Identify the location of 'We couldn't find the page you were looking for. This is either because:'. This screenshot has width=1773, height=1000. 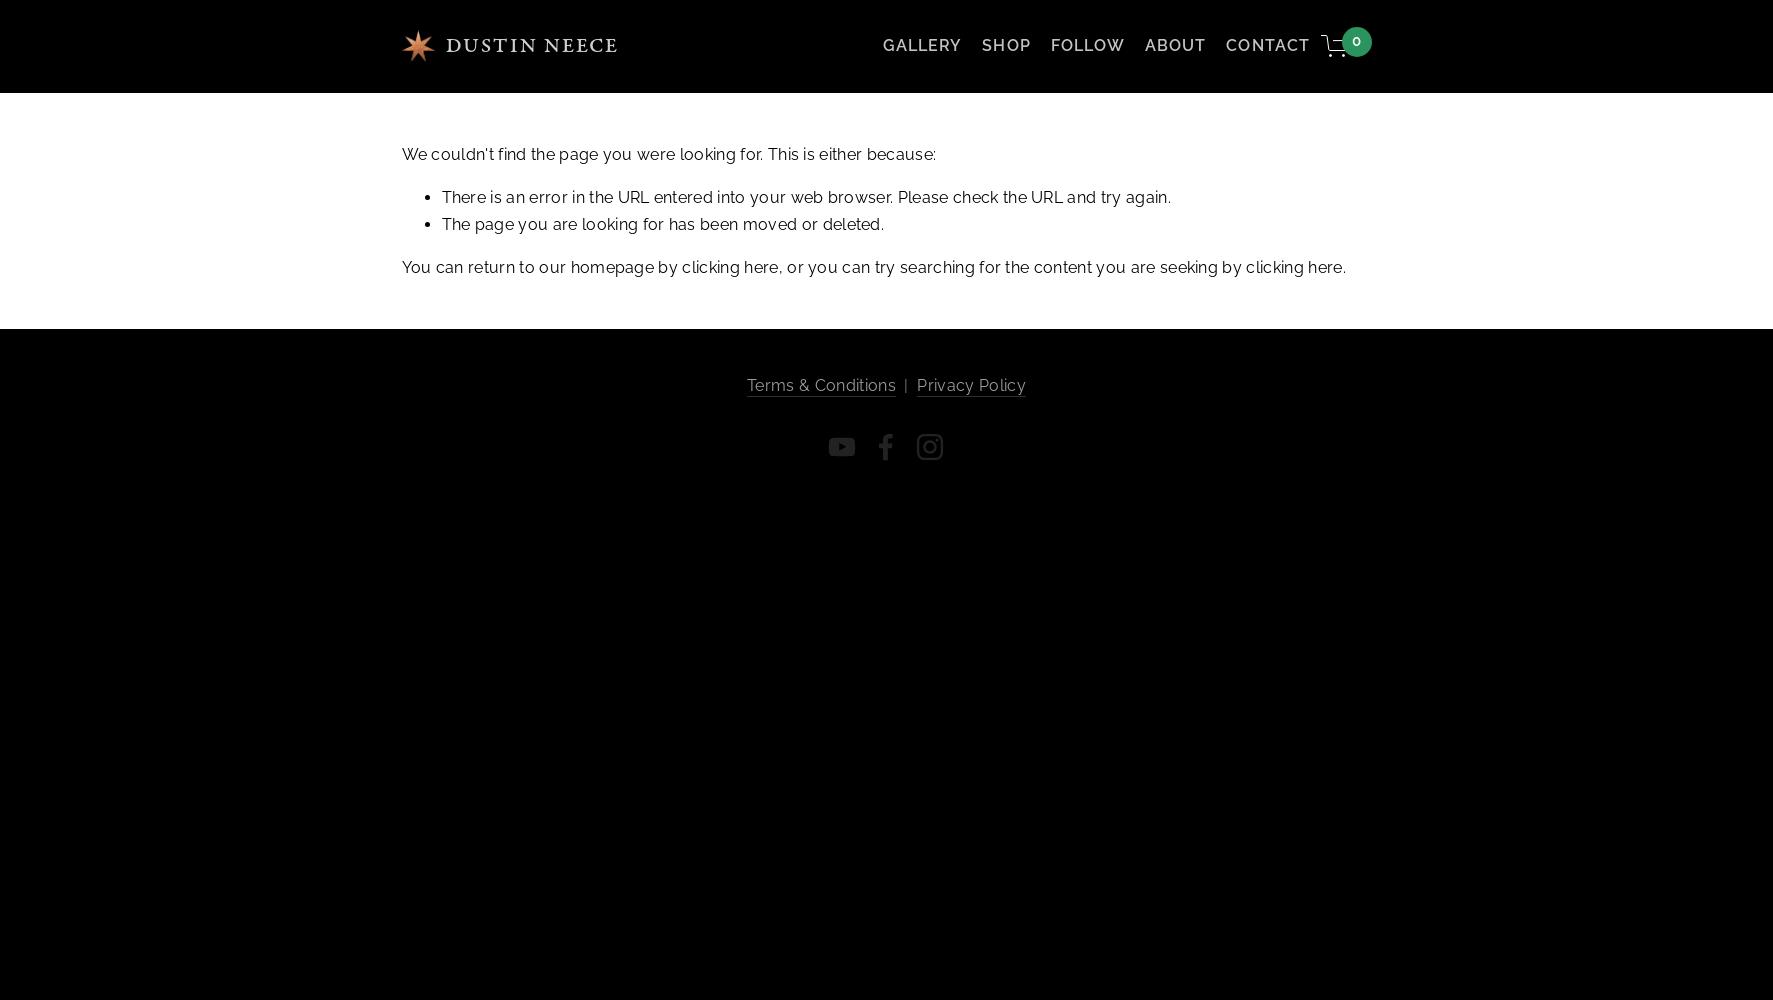
(667, 153).